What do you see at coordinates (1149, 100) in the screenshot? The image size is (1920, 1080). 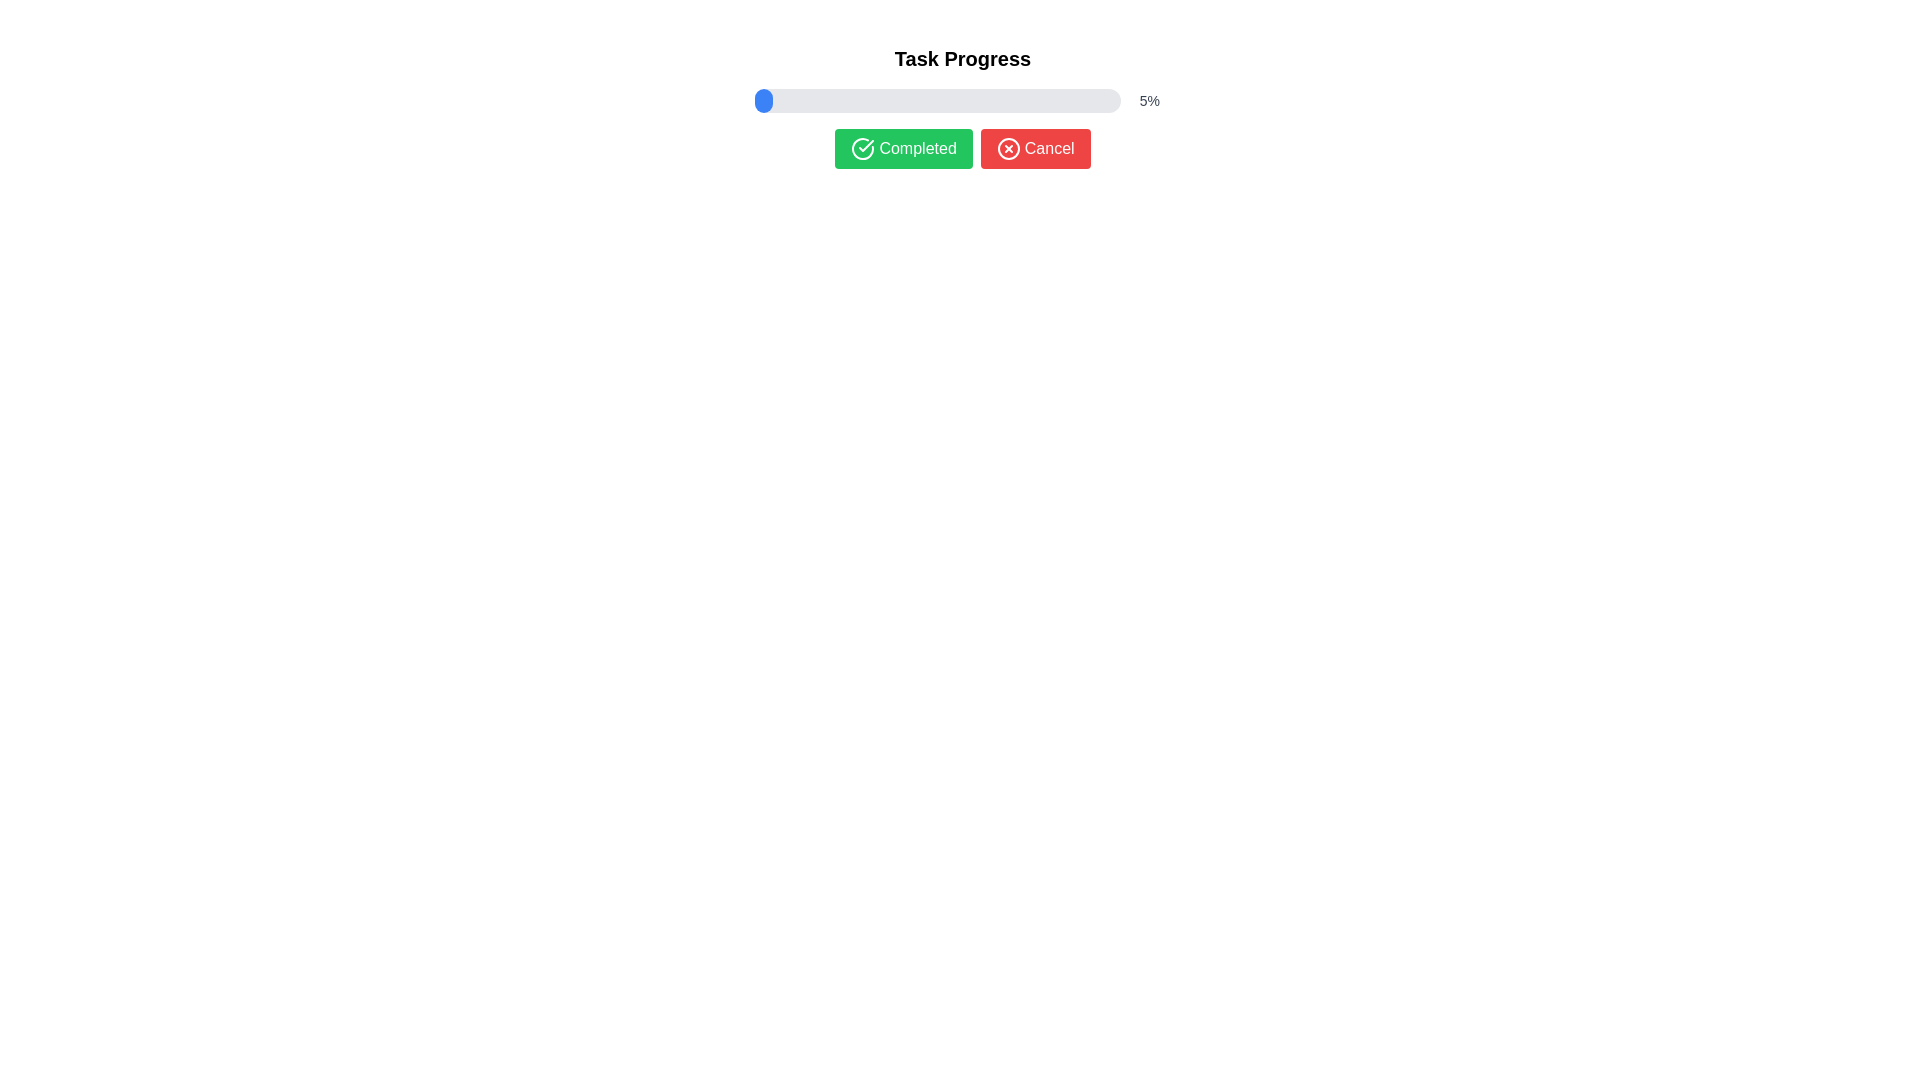 I see `the text label displaying '0%' in gray font color, located at the right end of the progress bar` at bounding box center [1149, 100].